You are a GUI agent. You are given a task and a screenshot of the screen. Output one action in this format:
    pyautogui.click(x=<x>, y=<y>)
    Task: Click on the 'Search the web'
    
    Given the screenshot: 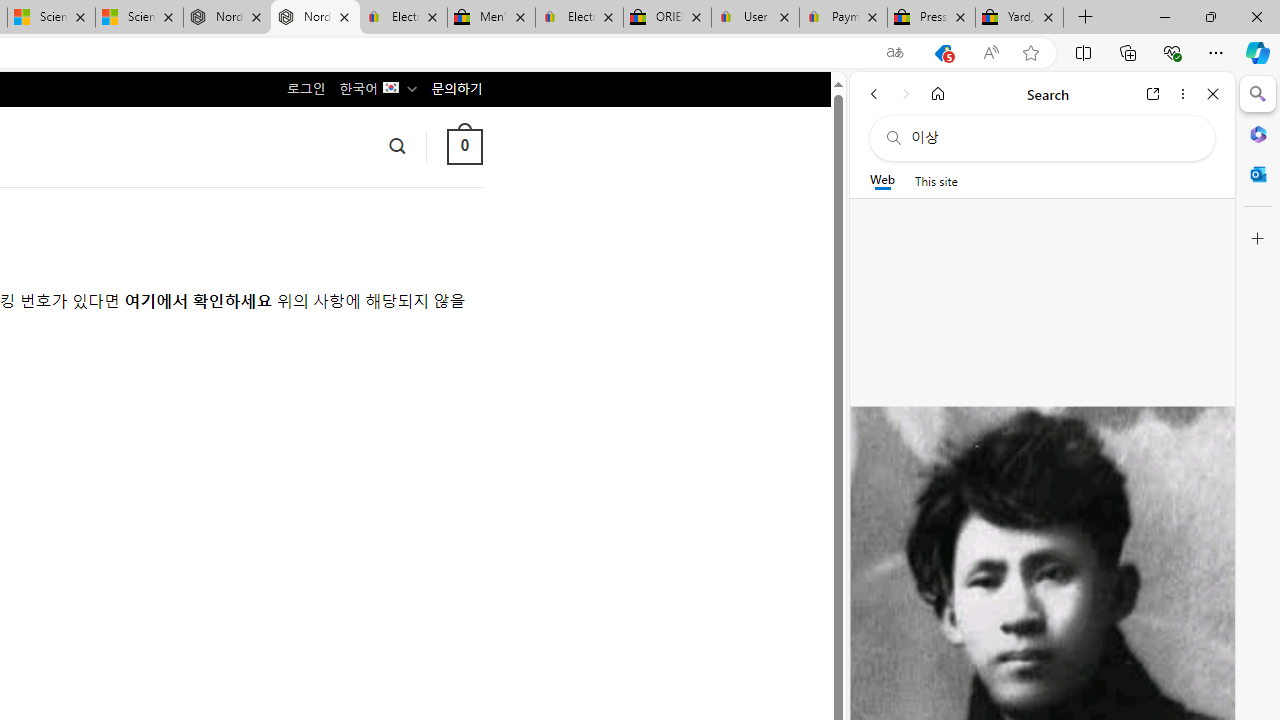 What is the action you would take?
    pyautogui.click(x=1051, y=137)
    